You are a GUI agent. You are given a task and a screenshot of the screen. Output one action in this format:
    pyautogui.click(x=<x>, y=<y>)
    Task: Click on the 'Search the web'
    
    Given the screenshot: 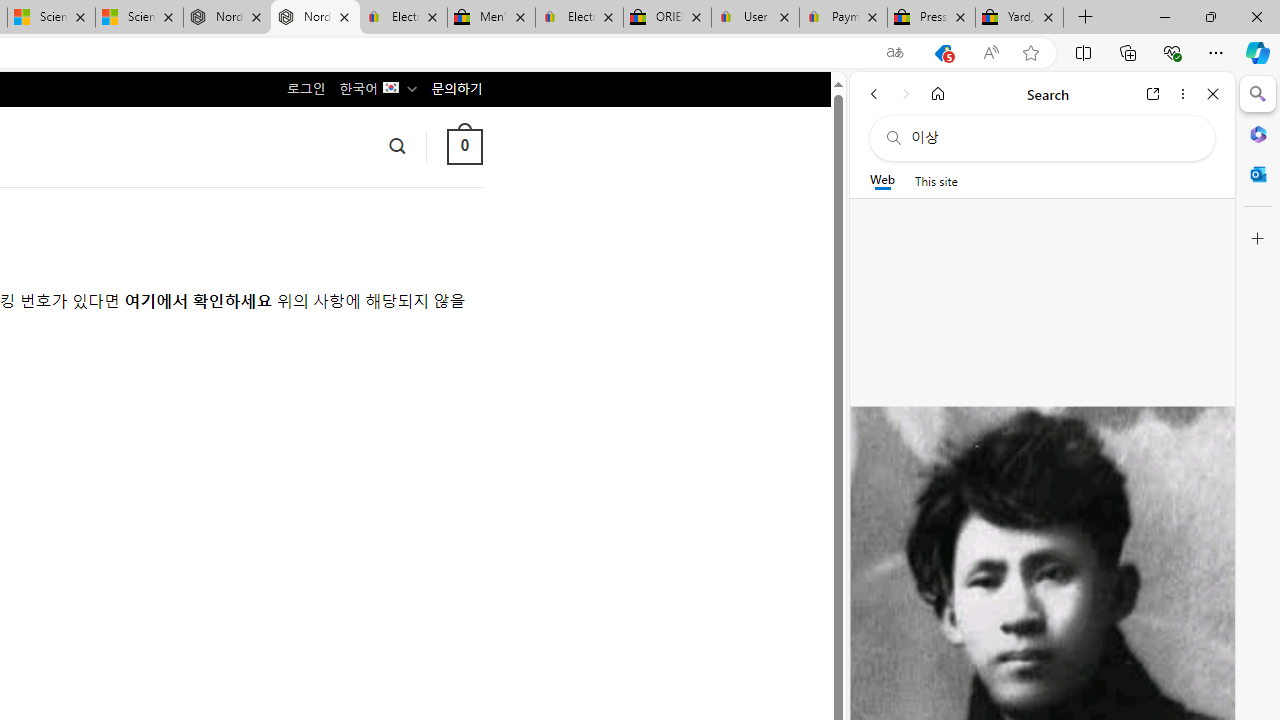 What is the action you would take?
    pyautogui.click(x=1051, y=137)
    